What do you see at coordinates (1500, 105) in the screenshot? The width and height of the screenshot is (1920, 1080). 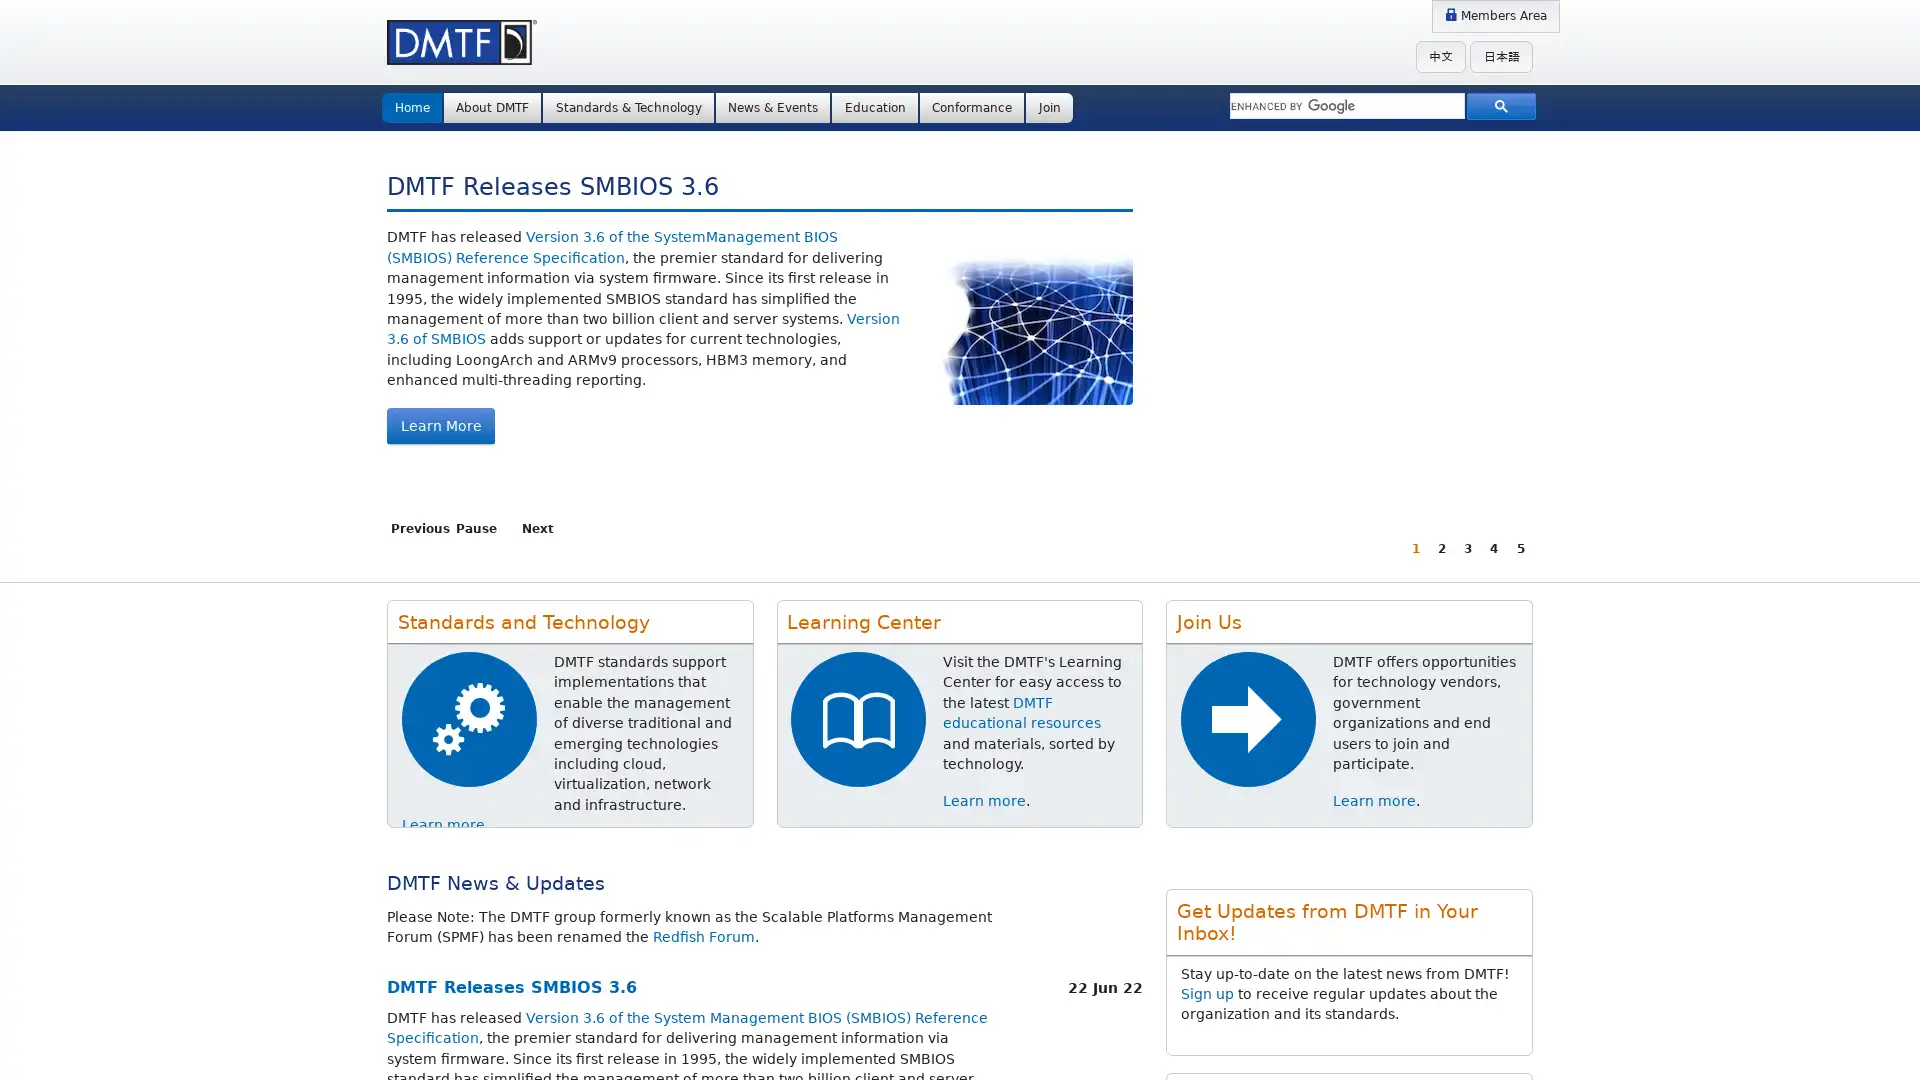 I see `search` at bounding box center [1500, 105].